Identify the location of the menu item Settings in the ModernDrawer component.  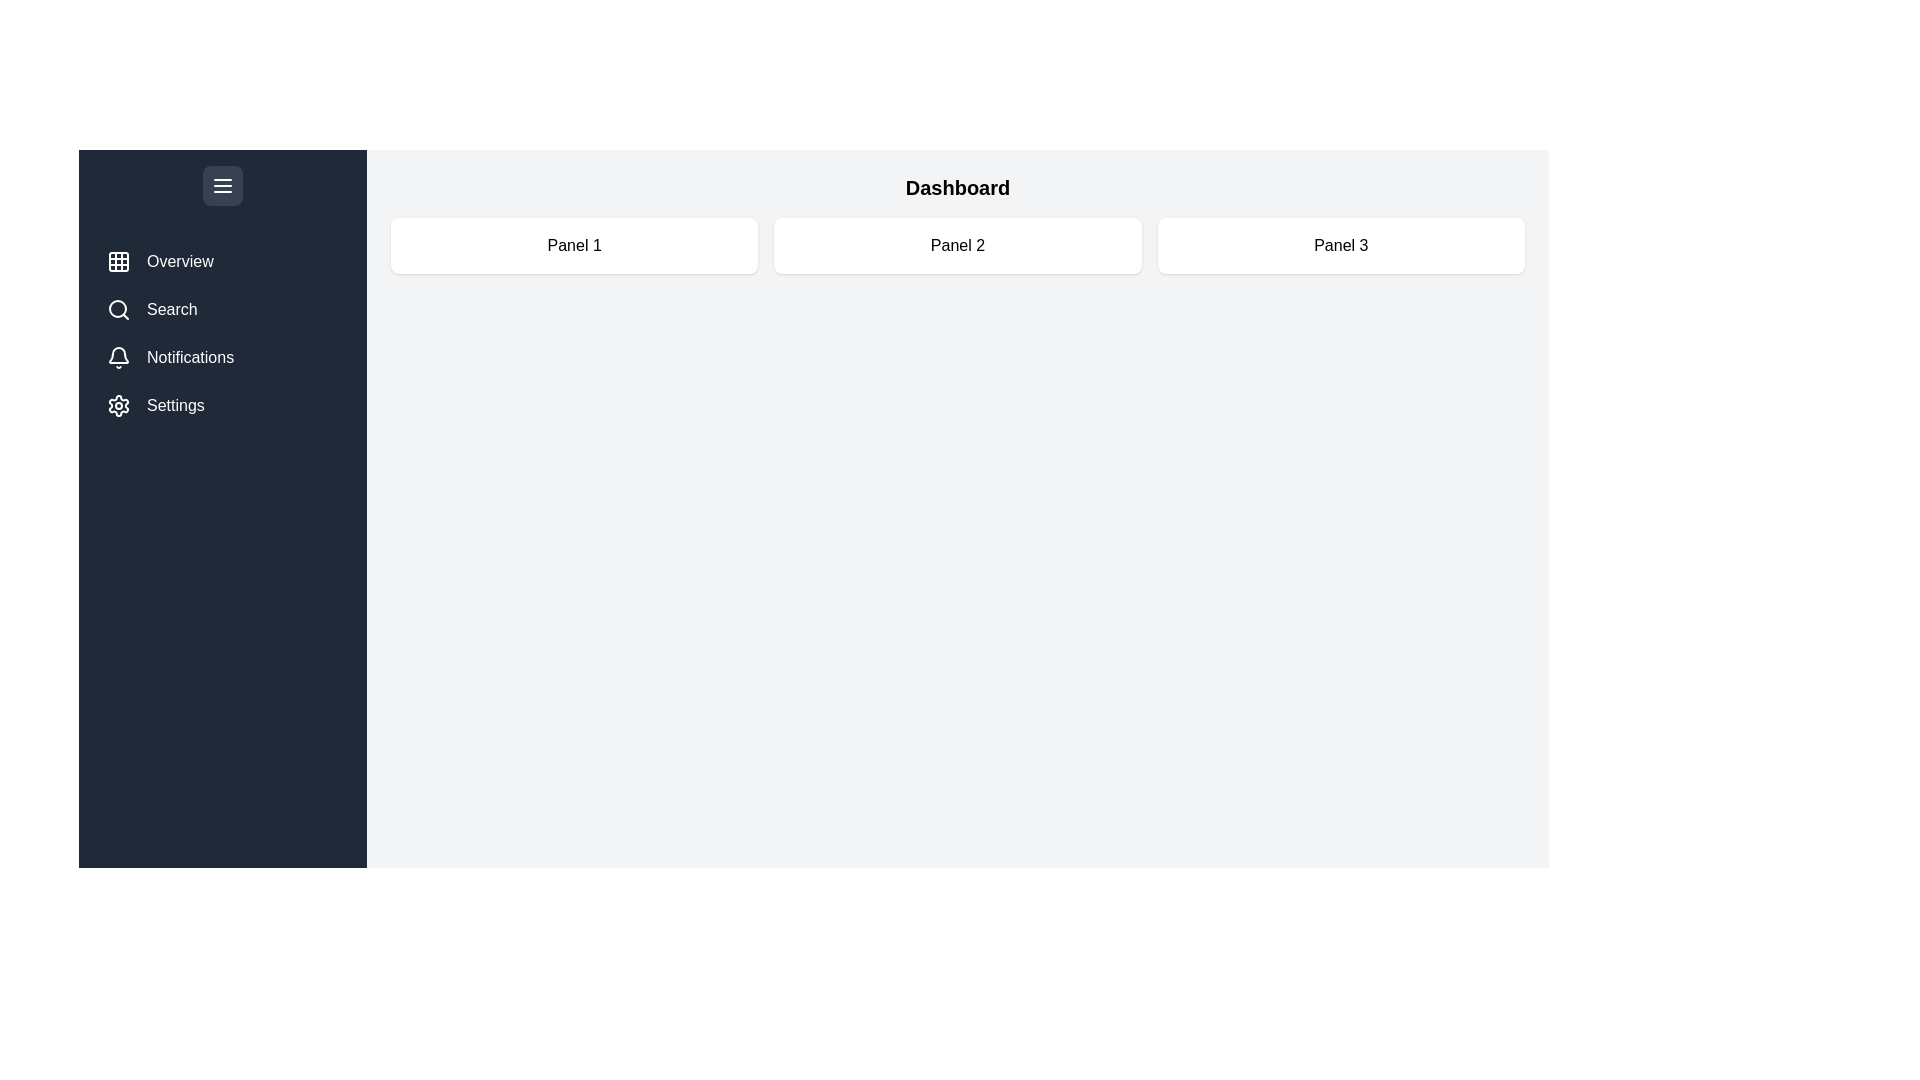
(222, 405).